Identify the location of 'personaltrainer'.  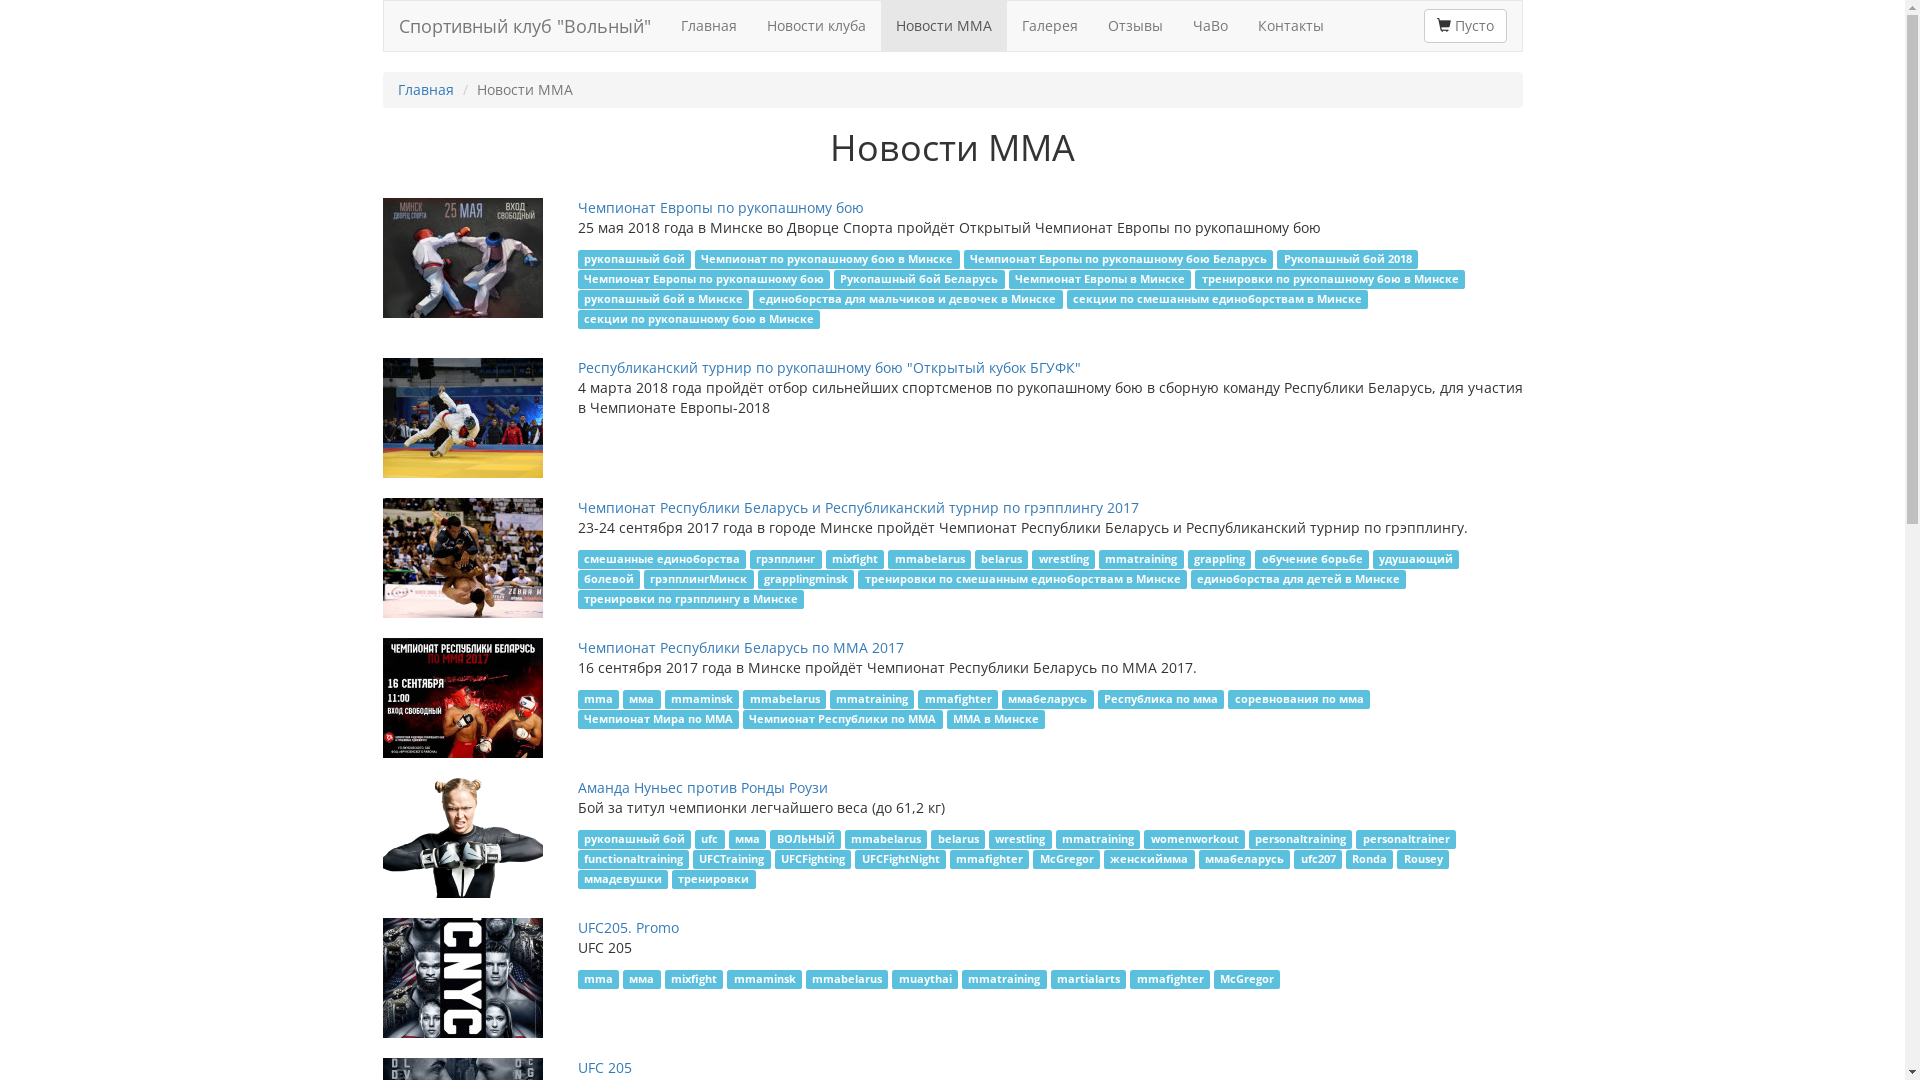
(1405, 839).